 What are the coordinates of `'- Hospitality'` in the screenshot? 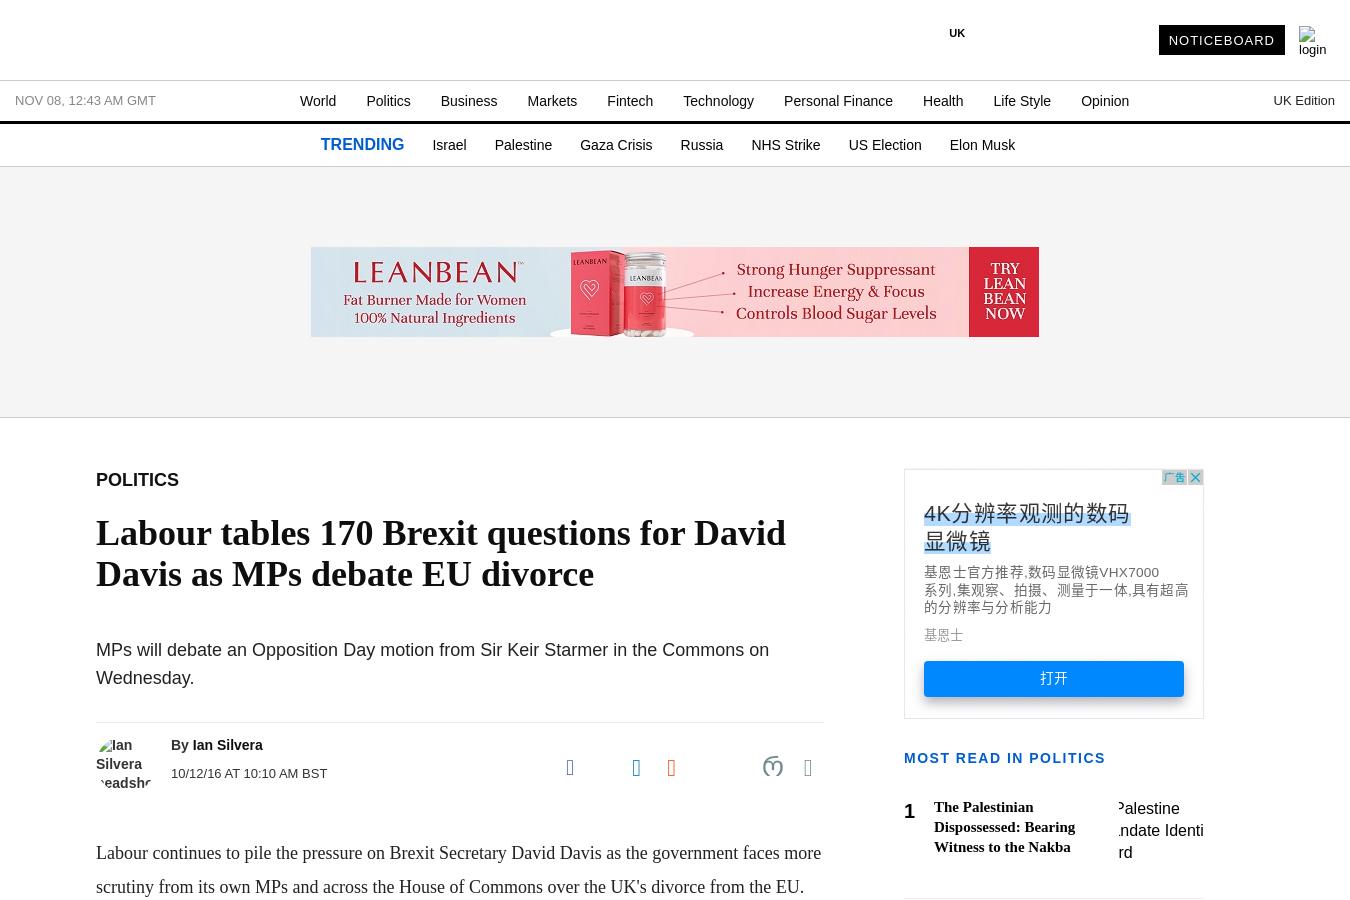 It's located at (60, 358).